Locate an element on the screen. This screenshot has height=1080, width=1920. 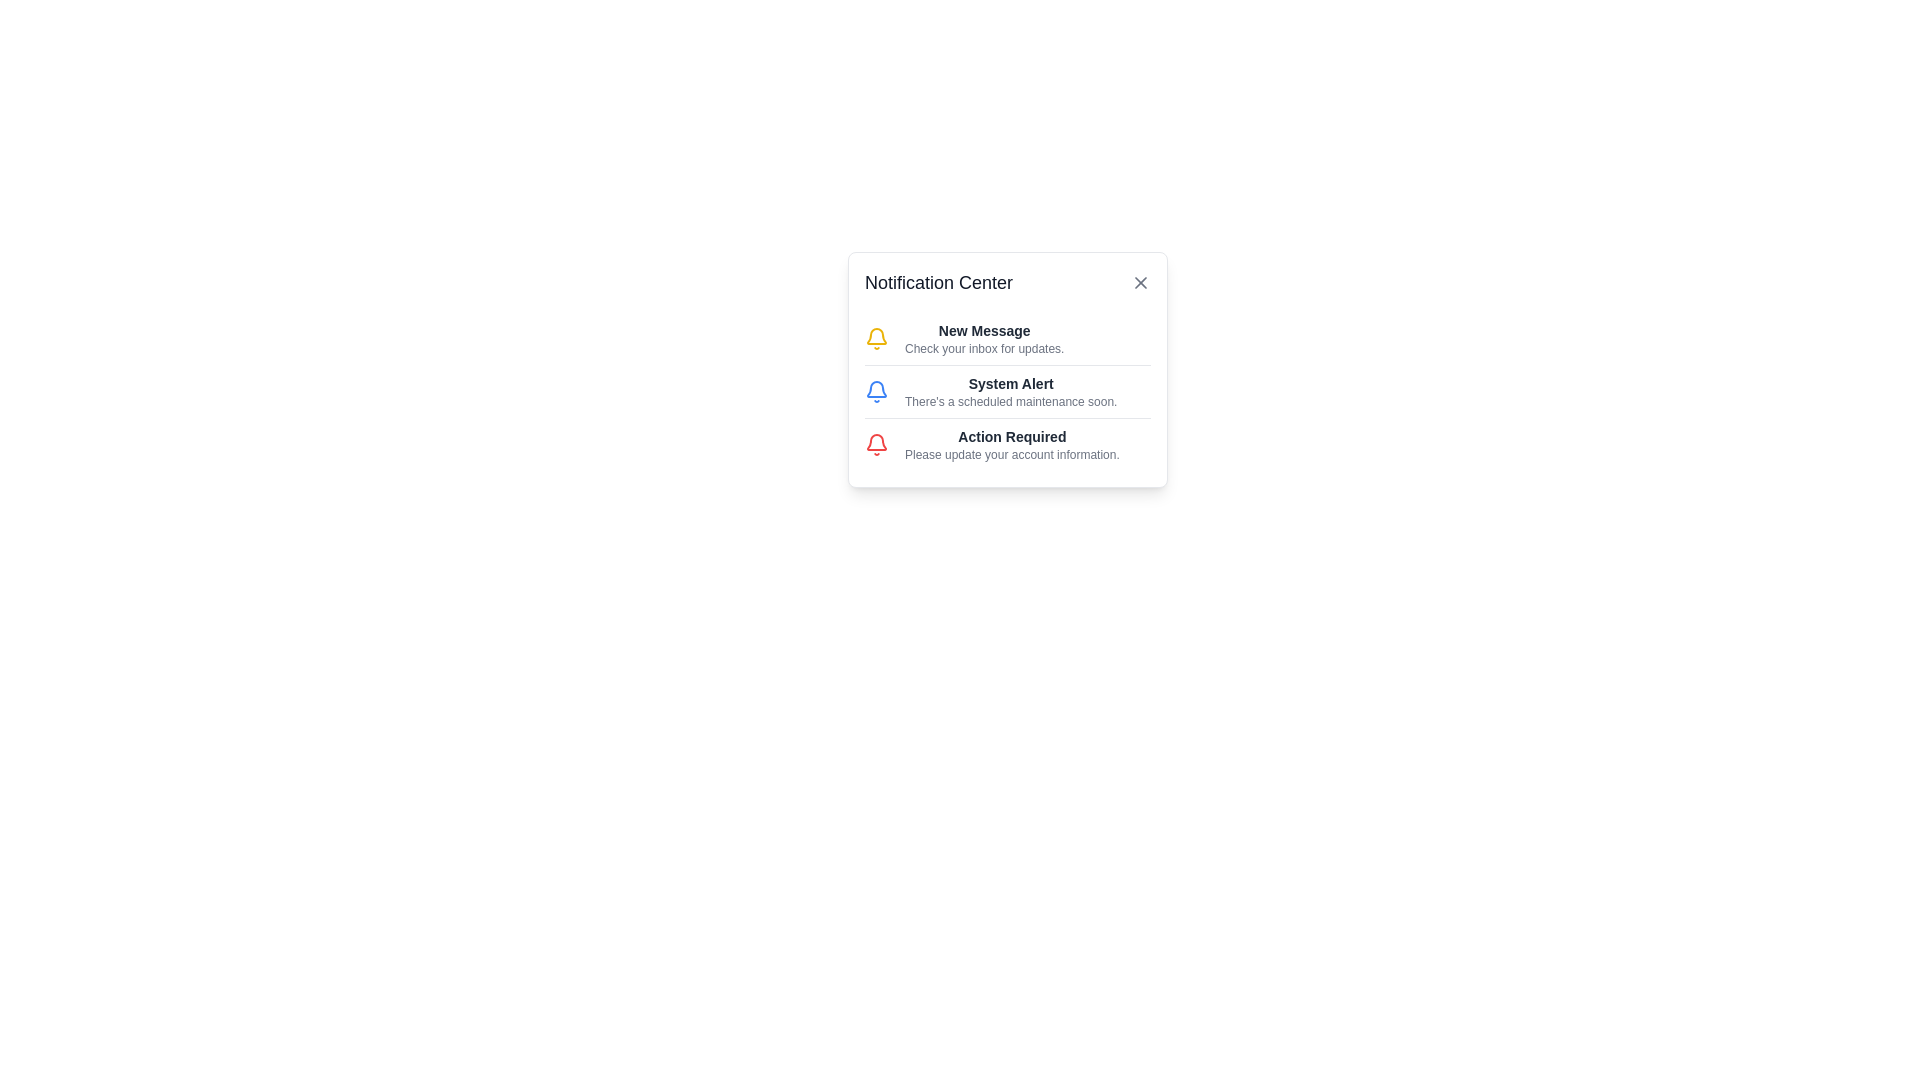
the header text of the notification panel located at the top-left corner of the notification box is located at coordinates (938, 282).